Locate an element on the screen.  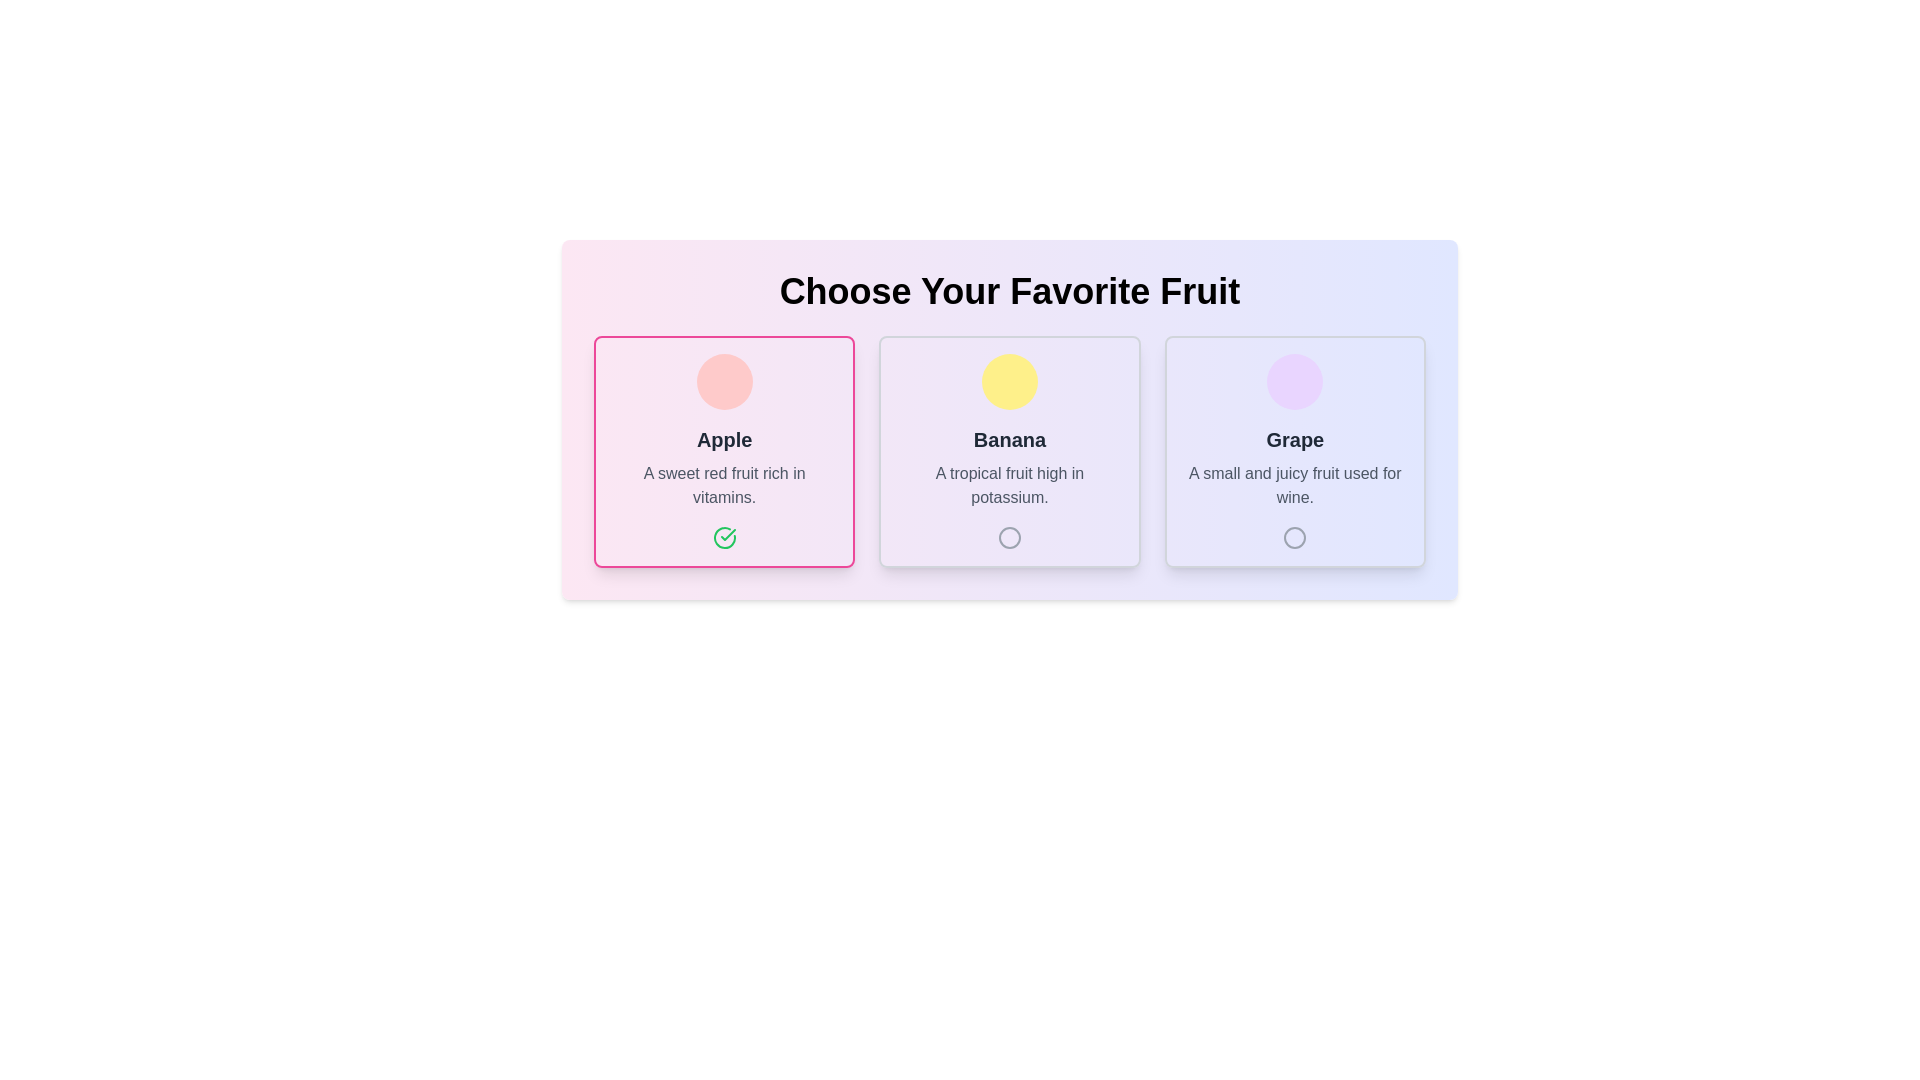
the circular icon at the bottom of the 'Grape' selectable card is located at coordinates (1295, 451).